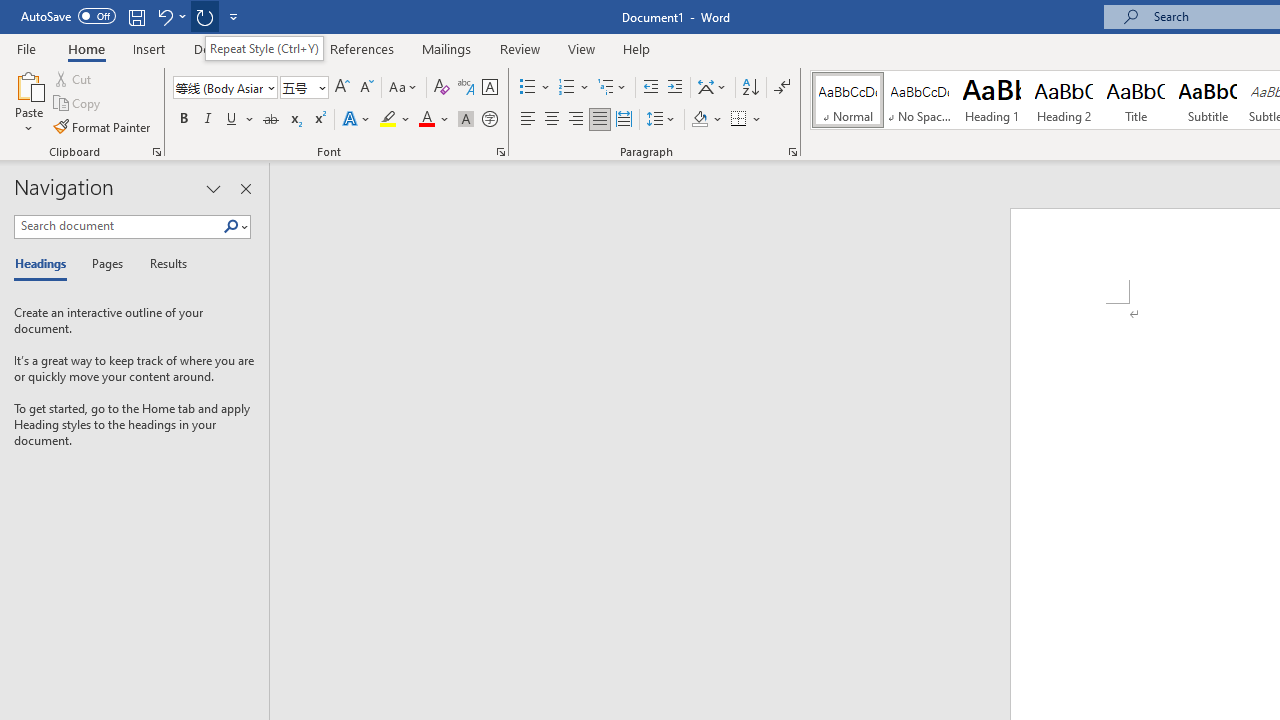 This screenshot has height=720, width=1280. Describe the element at coordinates (425, 119) in the screenshot. I see `'Font Color Red'` at that location.